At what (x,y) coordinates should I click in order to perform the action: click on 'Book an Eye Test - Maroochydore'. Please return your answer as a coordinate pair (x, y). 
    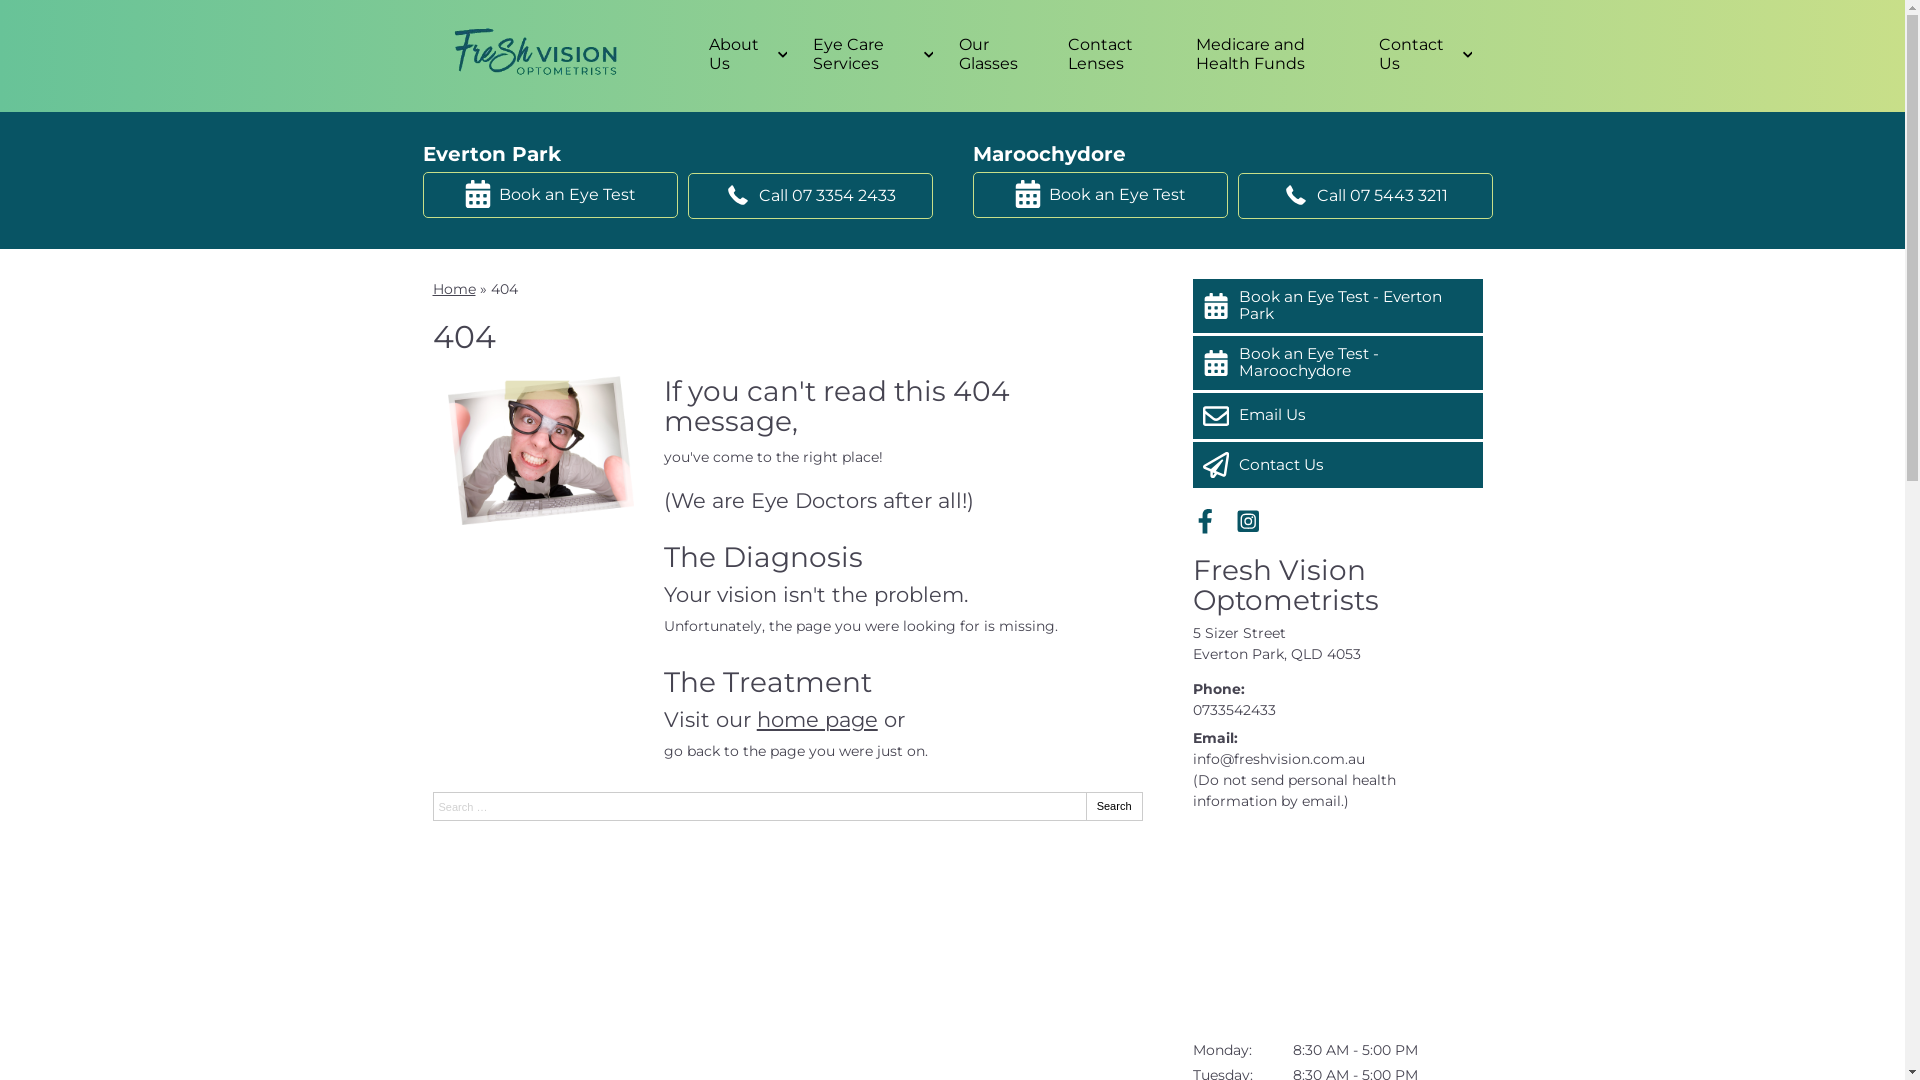
    Looking at the image, I should click on (1337, 362).